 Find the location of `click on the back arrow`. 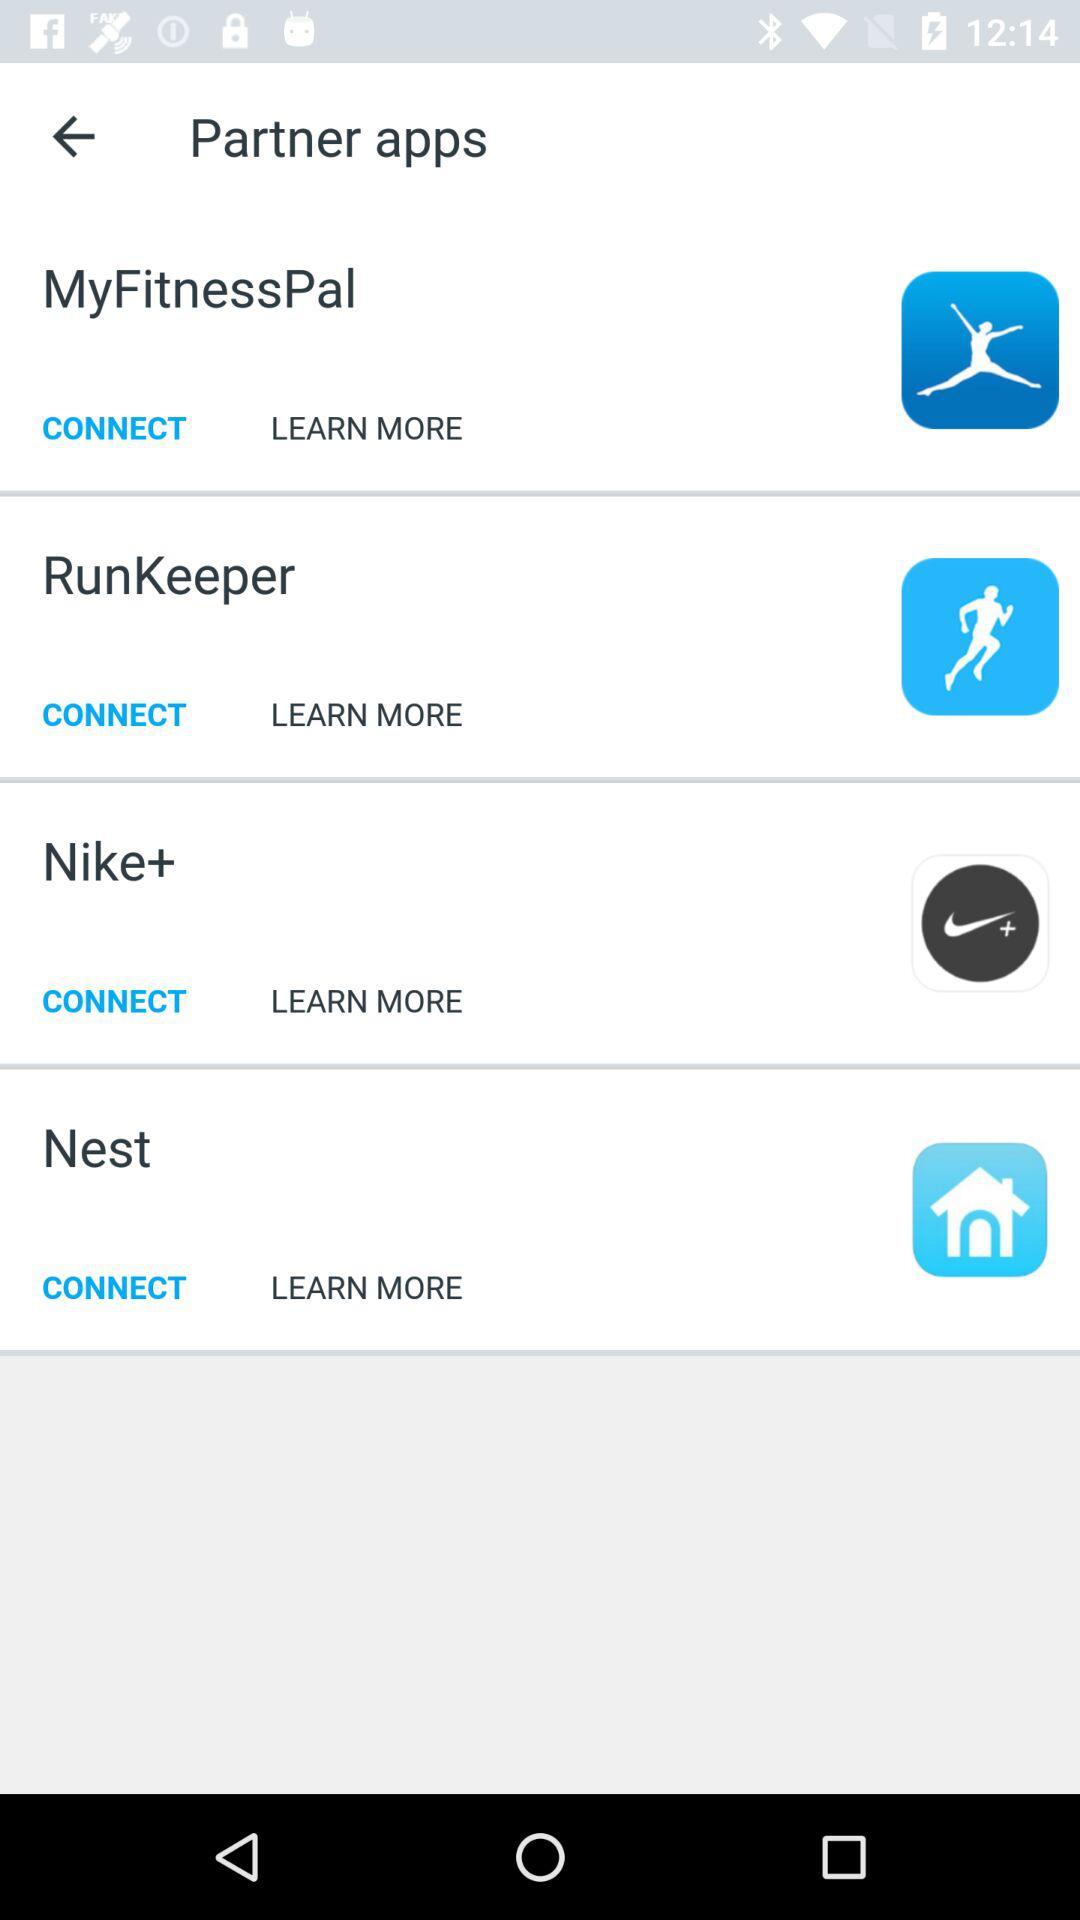

click on the back arrow is located at coordinates (72, 135).